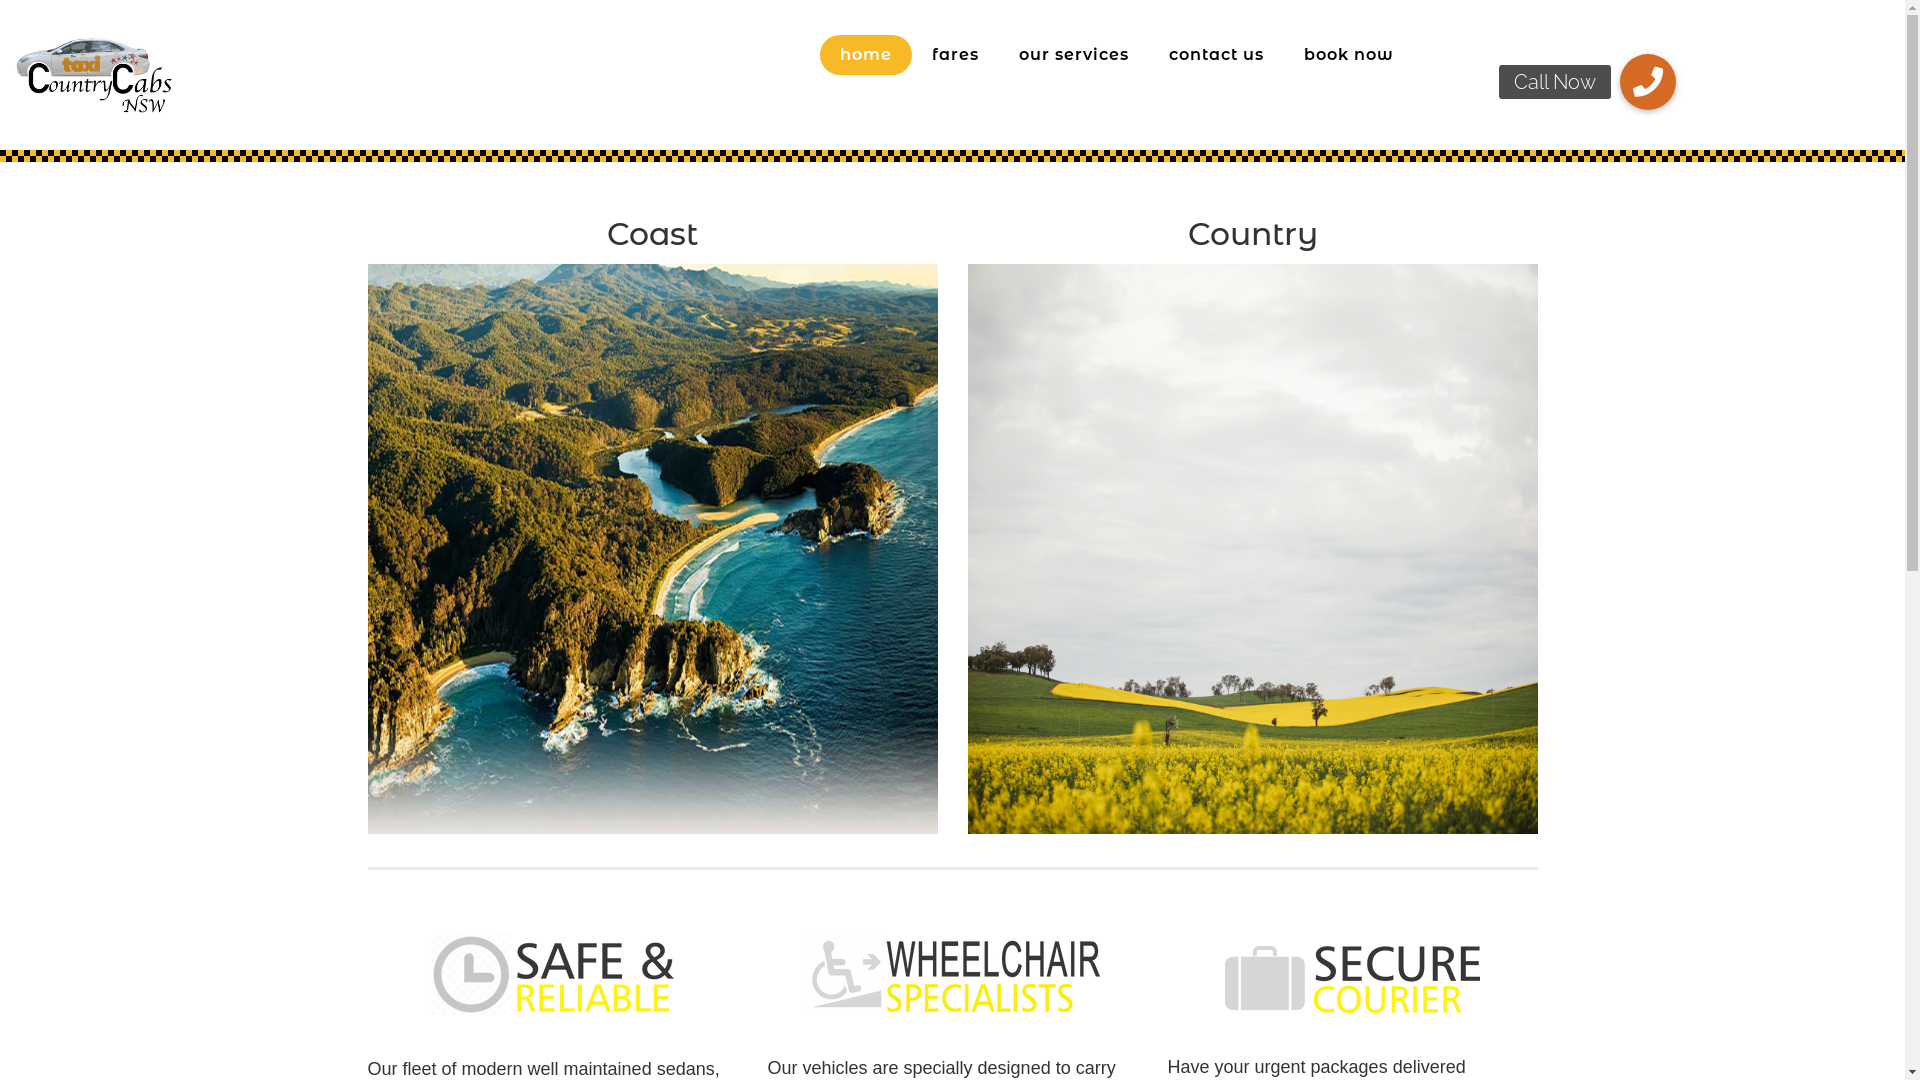 This screenshot has height=1080, width=1920. I want to click on 'home', so click(820, 53).